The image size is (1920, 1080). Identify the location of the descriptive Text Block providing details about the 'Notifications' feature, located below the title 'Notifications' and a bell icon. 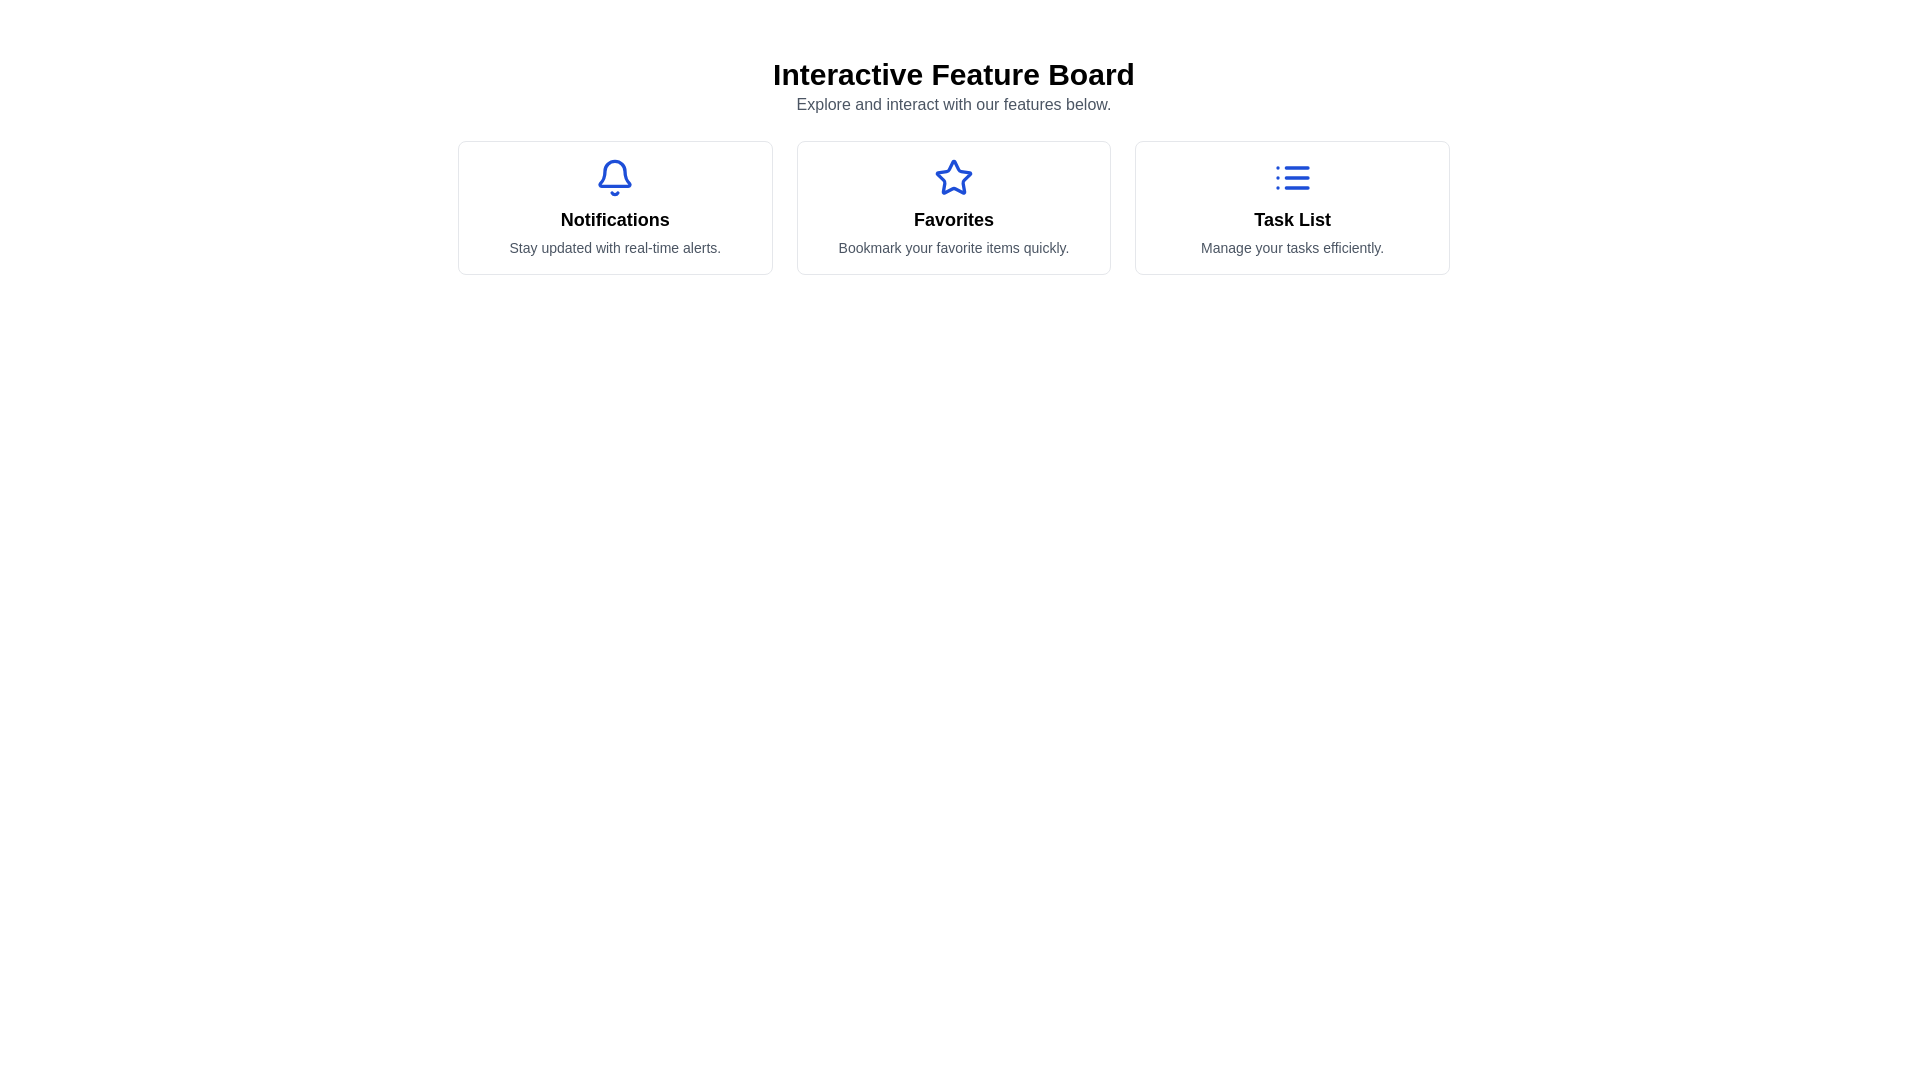
(614, 246).